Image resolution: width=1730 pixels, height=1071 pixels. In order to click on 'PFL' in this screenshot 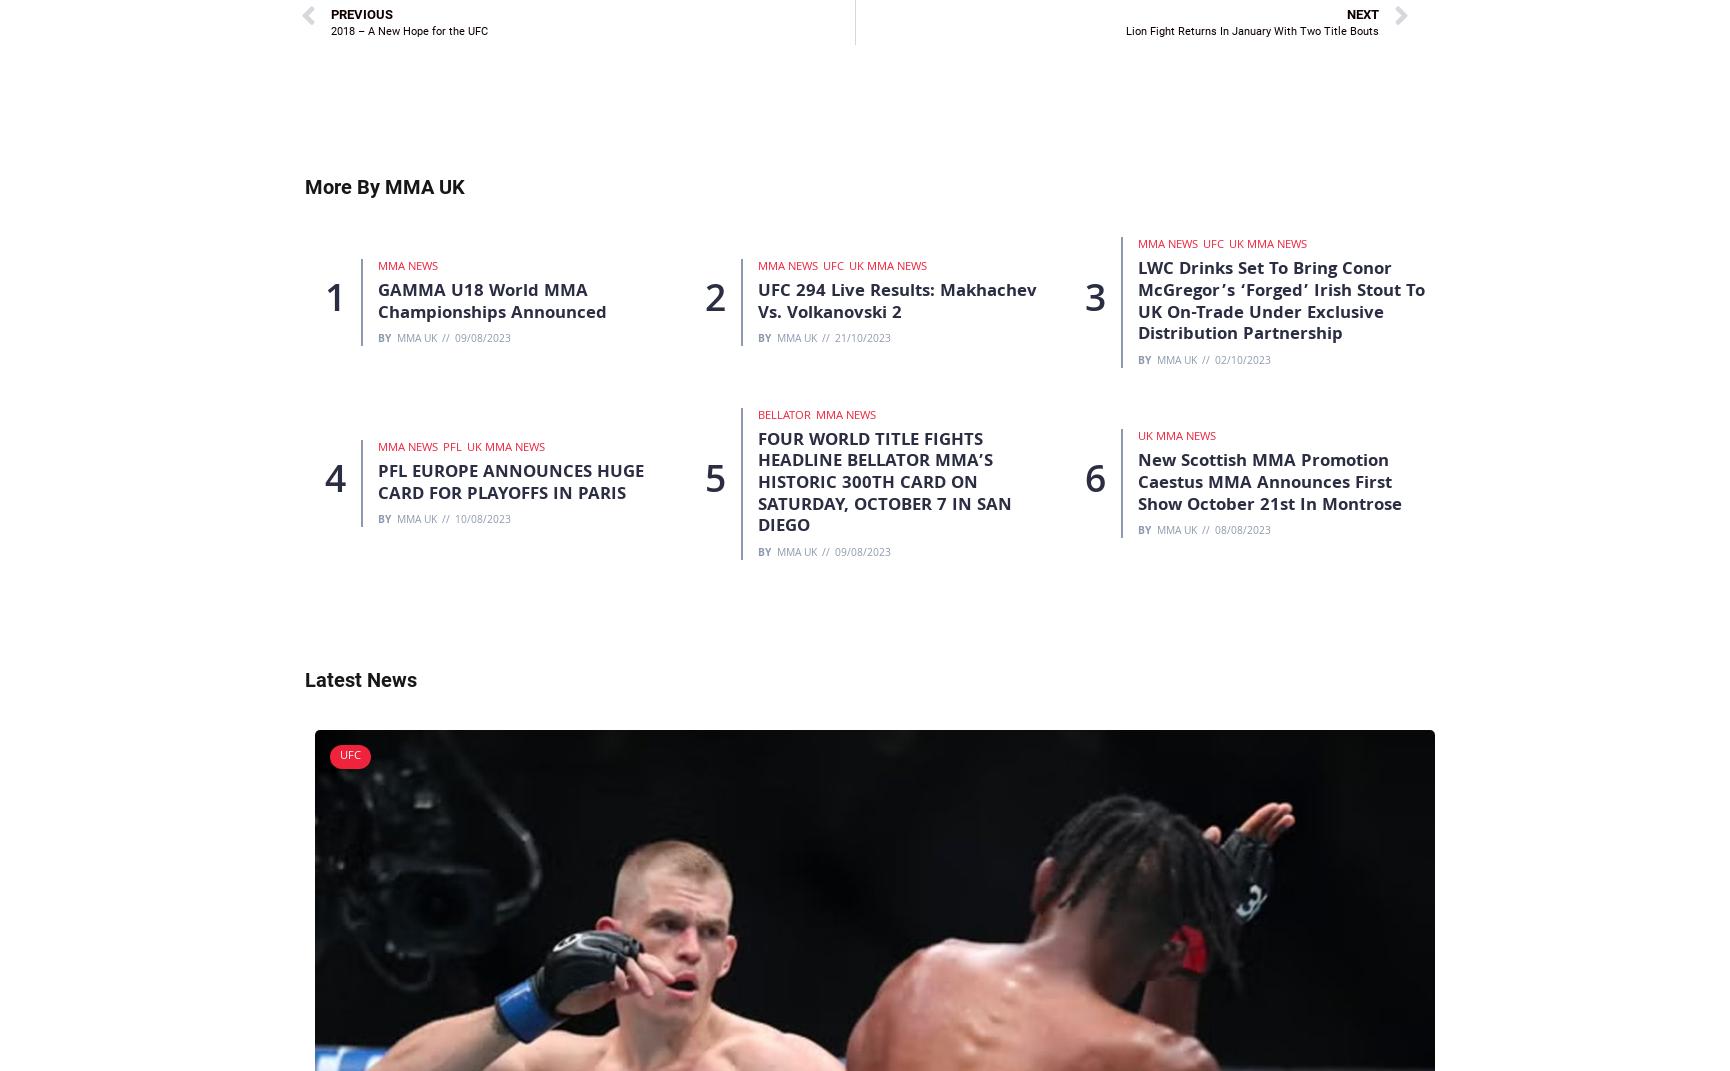, I will do `click(442, 448)`.